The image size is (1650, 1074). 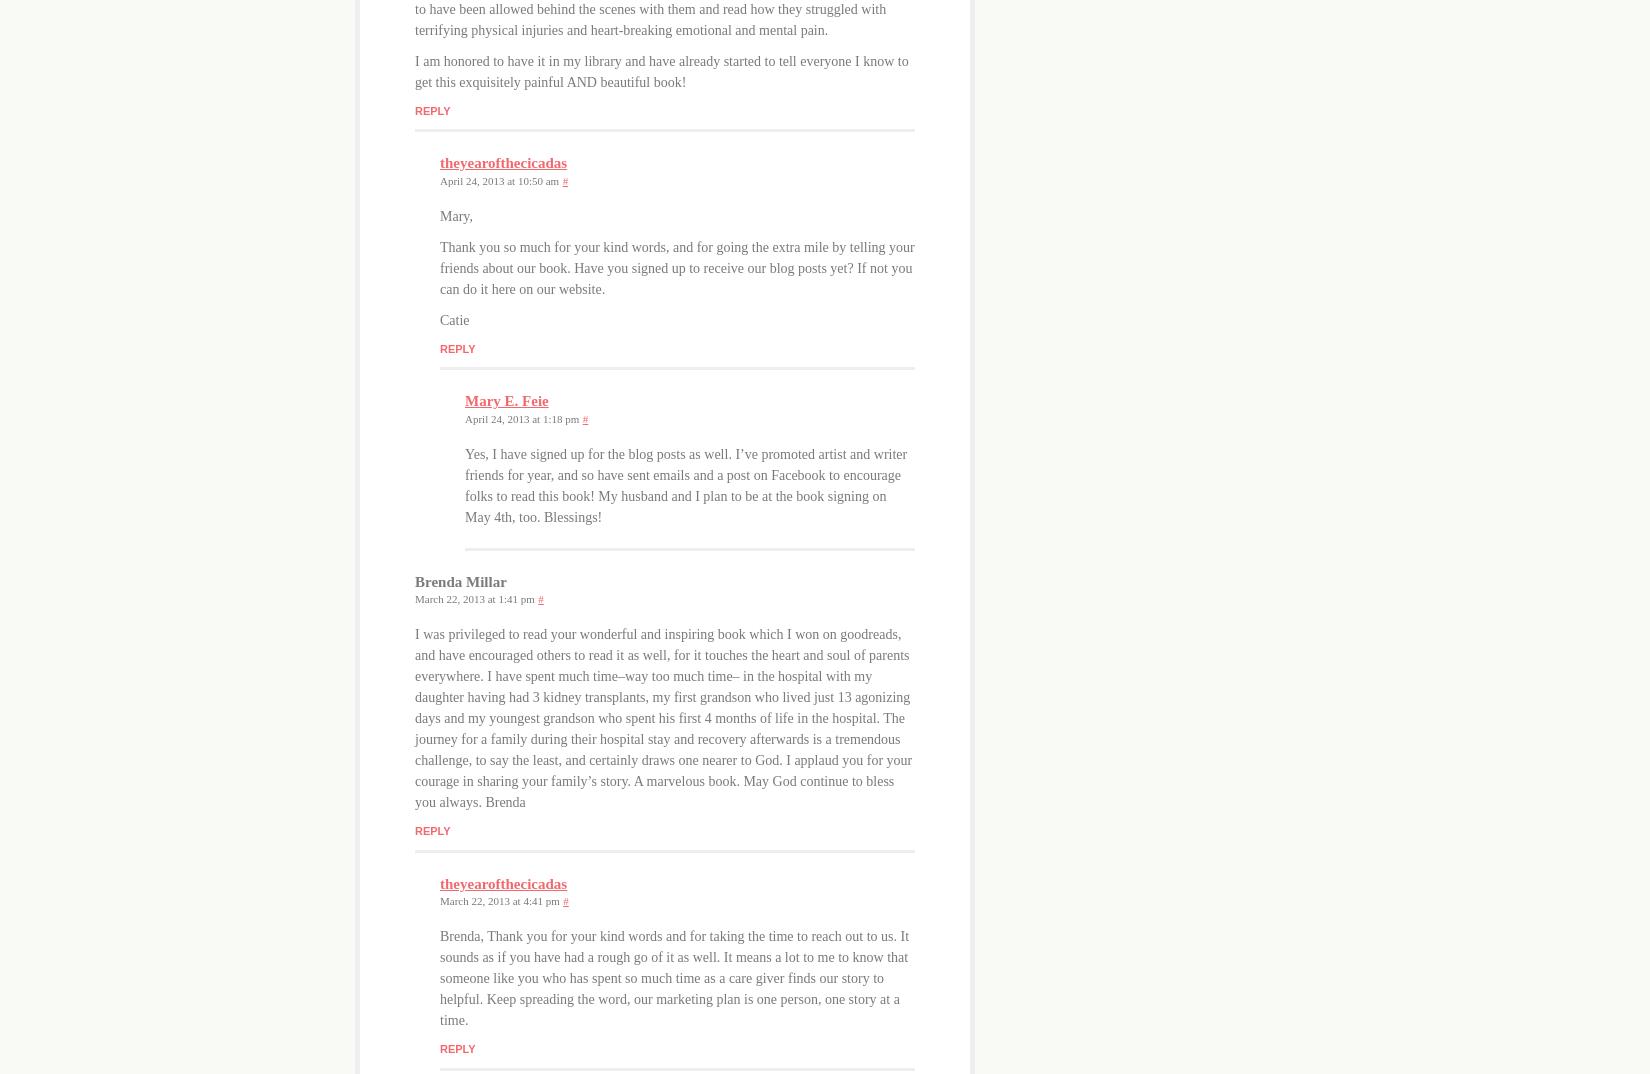 What do you see at coordinates (413, 70) in the screenshot?
I see `'I am honored to have it in my library and have already started to tell everyone I know to get this exquisitely painful AND beautiful book!'` at bounding box center [413, 70].